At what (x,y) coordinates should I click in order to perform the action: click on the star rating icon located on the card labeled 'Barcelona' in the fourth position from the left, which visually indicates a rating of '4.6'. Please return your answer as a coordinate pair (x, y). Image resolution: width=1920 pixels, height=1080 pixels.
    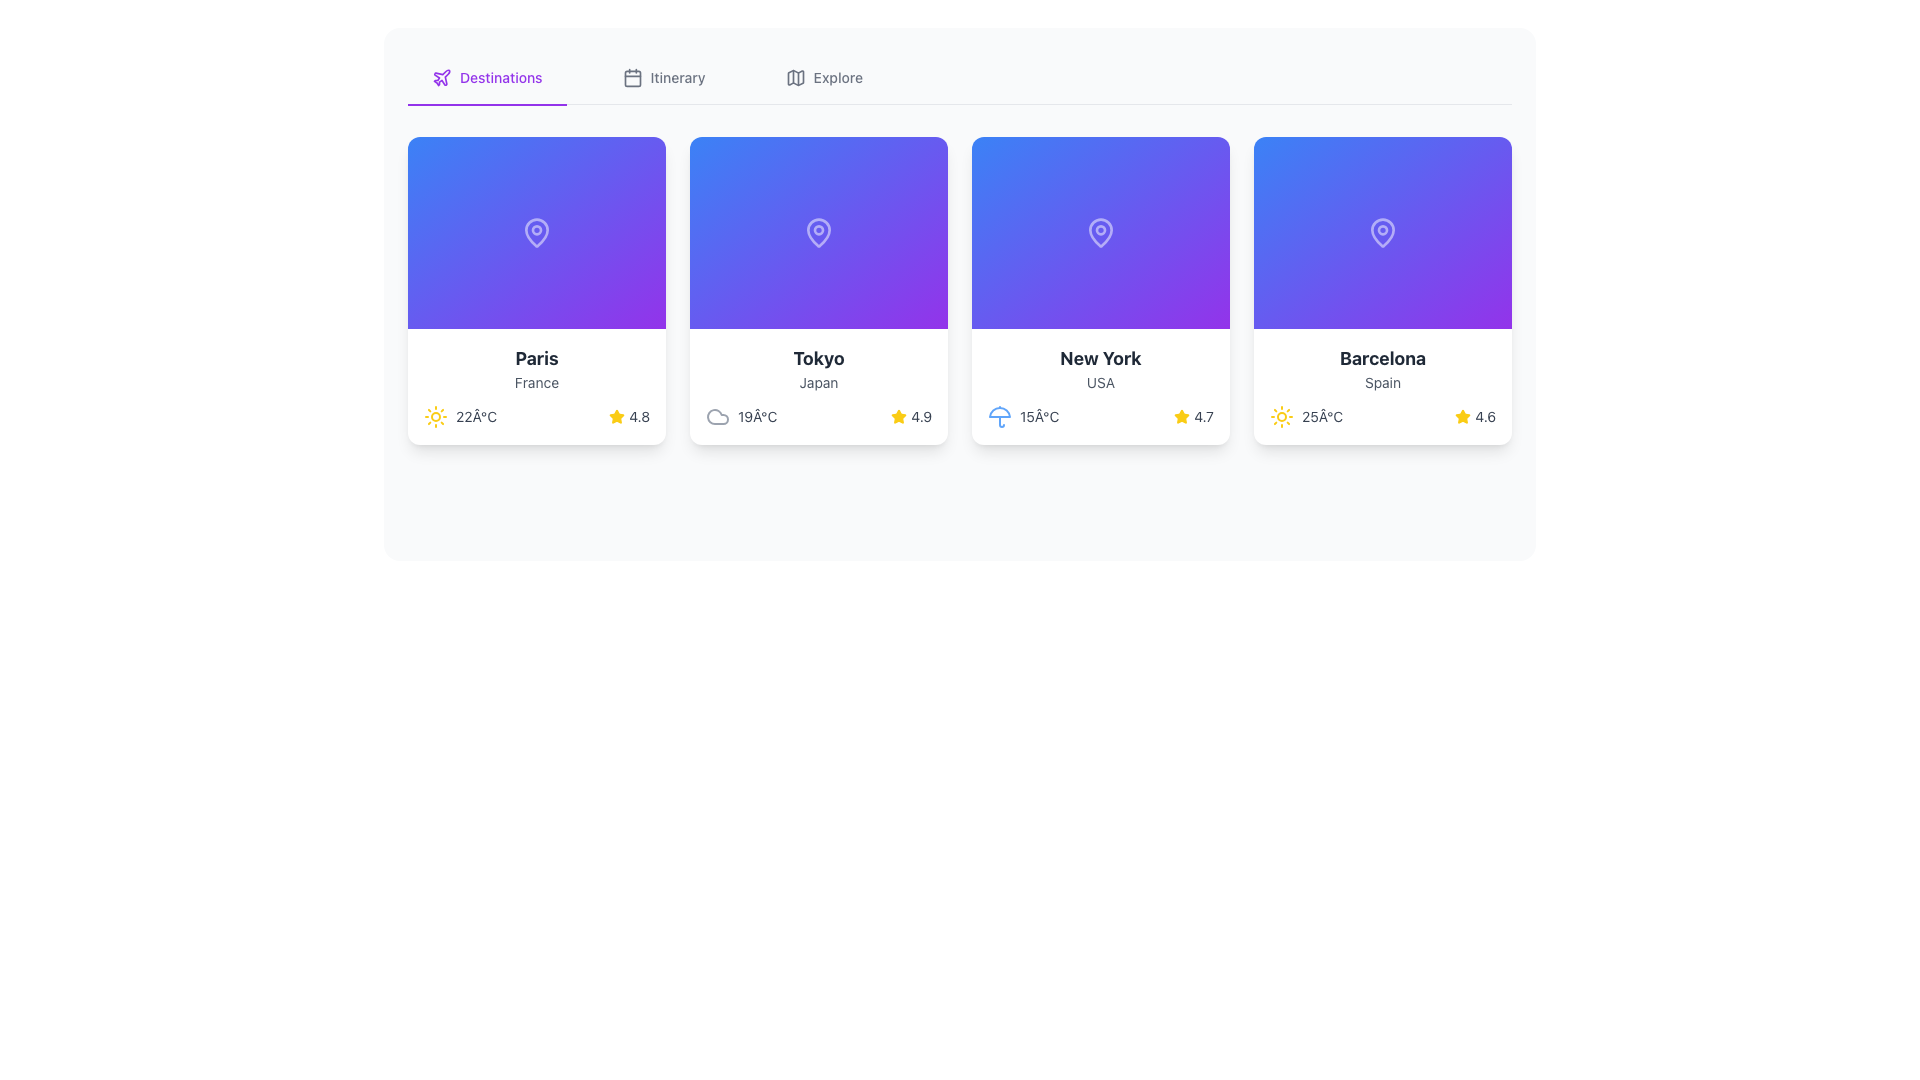
    Looking at the image, I should click on (1463, 415).